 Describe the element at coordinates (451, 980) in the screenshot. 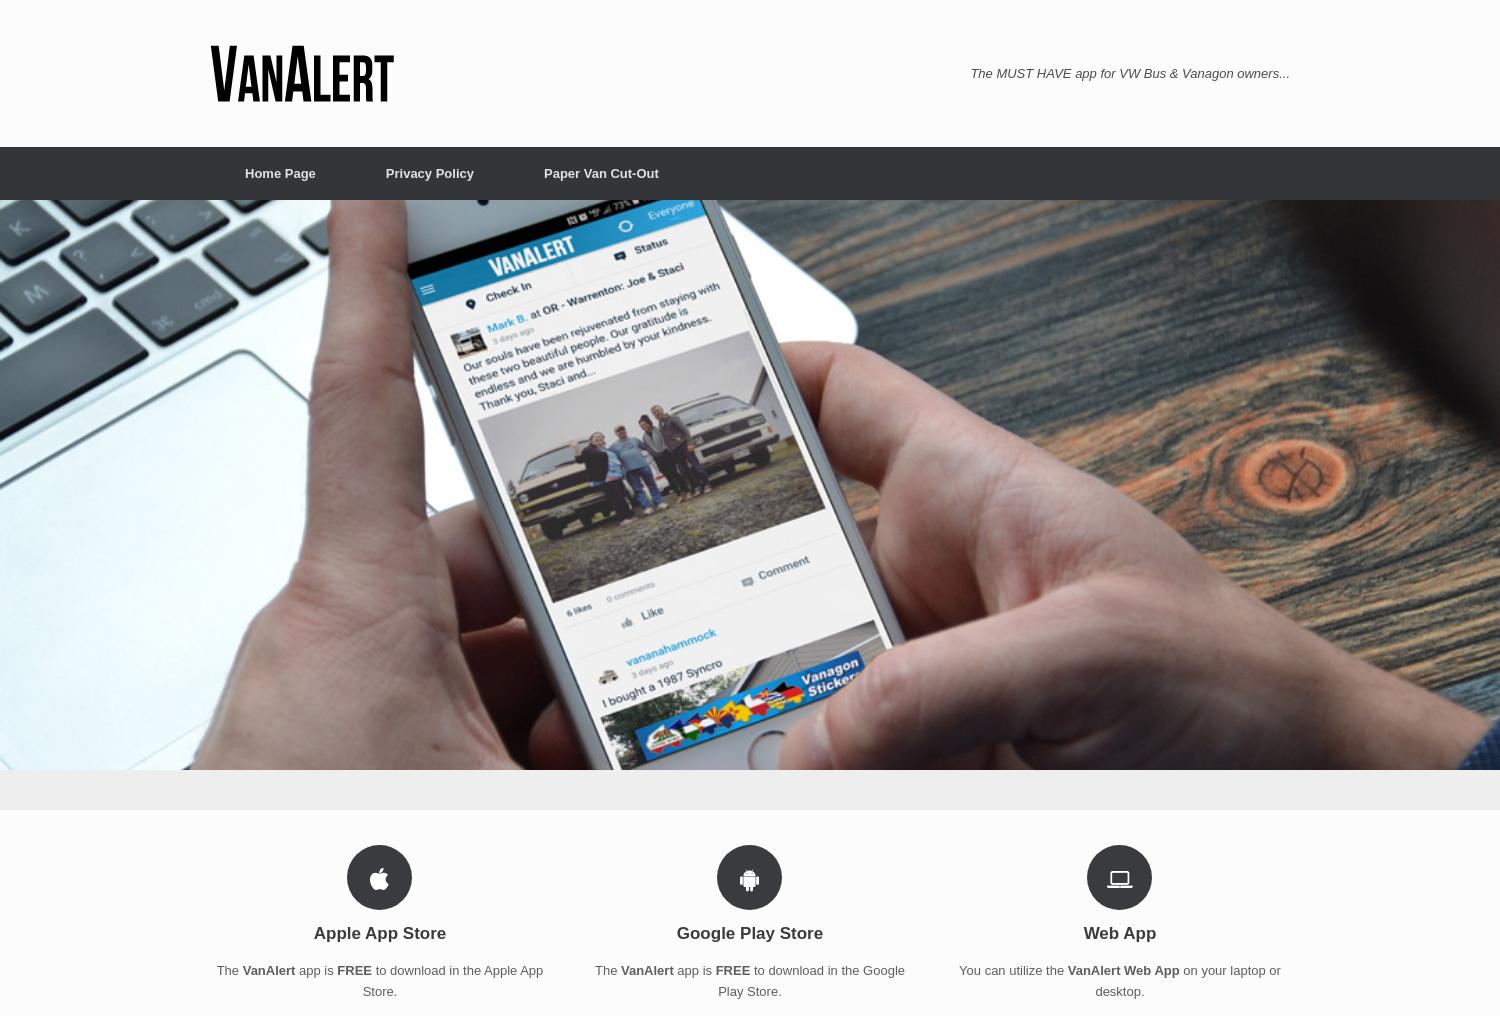

I see `'to download in the Apple App Store.'` at that location.